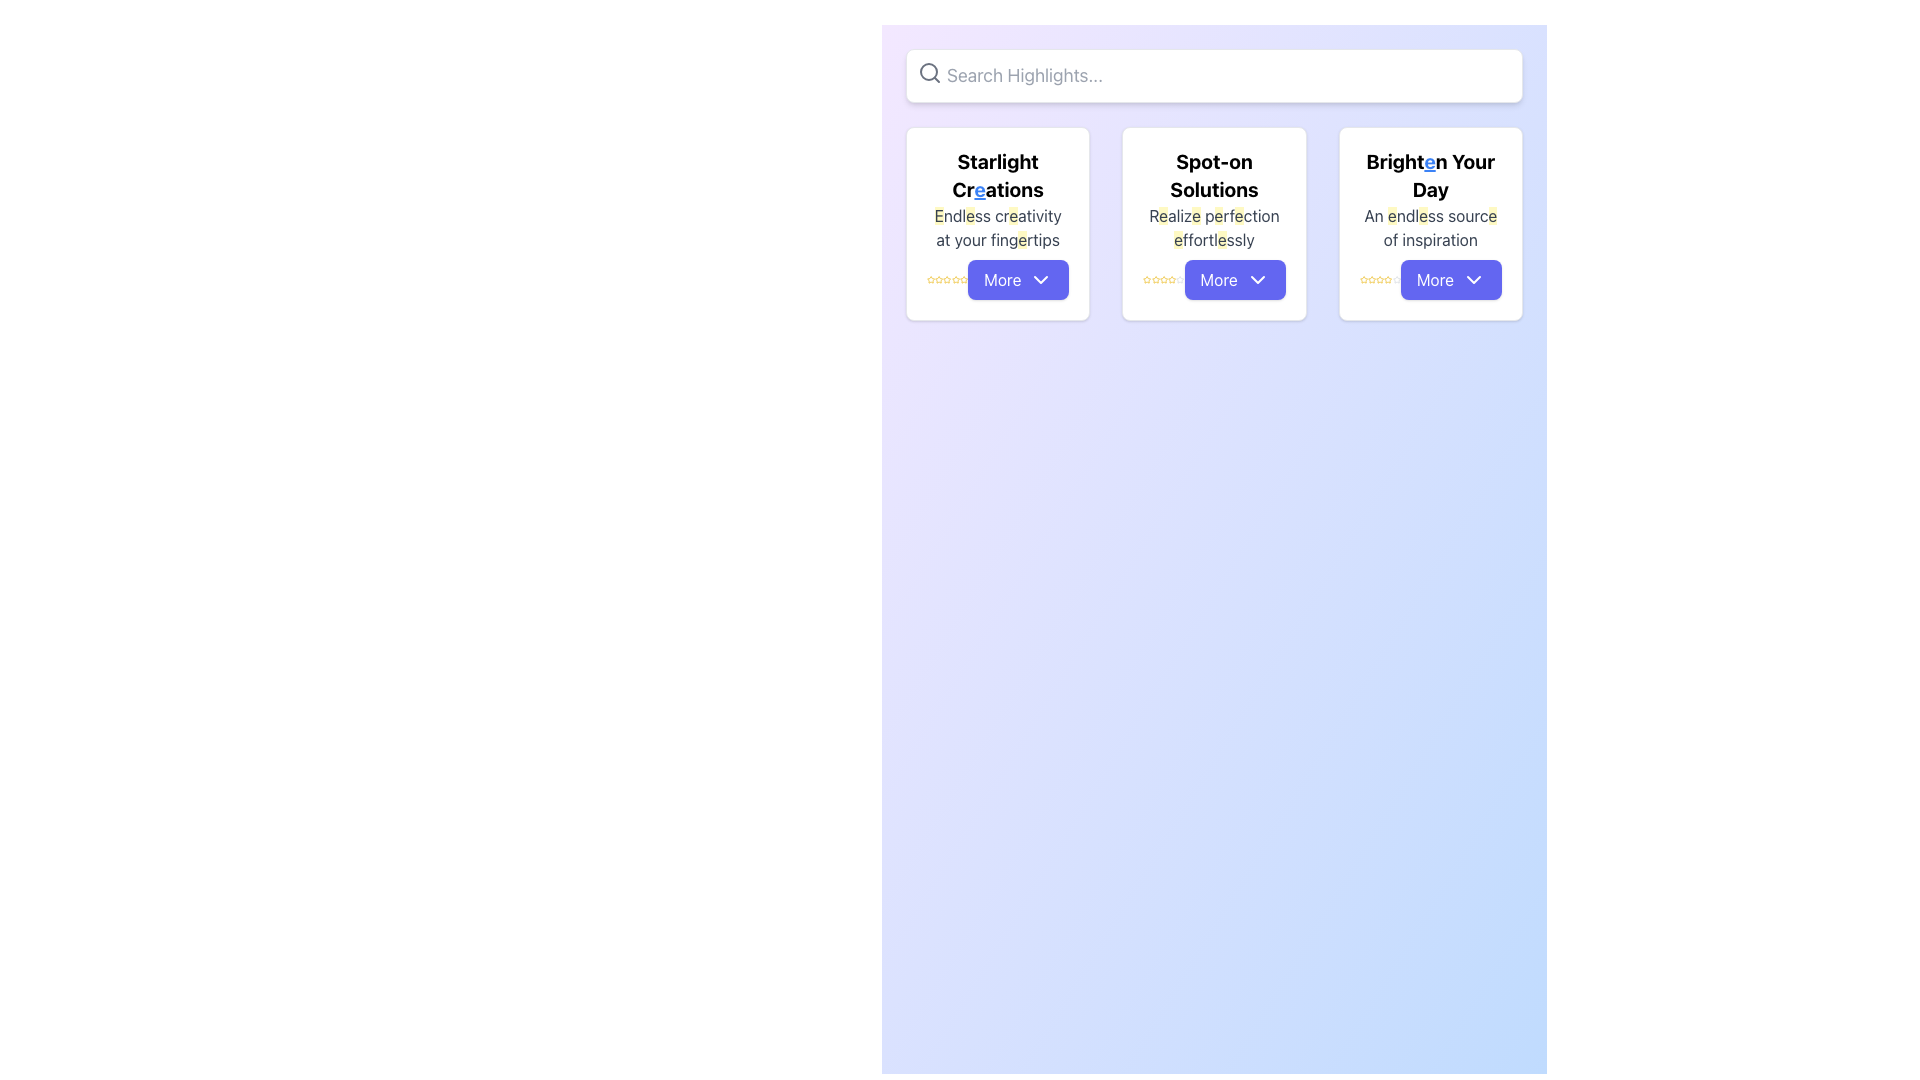  What do you see at coordinates (998, 226) in the screenshot?
I see `the static text element displaying 'ativity at your fing', which is part of the phrase 'Endless creativity at your fingertips' on the card labeled 'Starlight Creations'` at bounding box center [998, 226].